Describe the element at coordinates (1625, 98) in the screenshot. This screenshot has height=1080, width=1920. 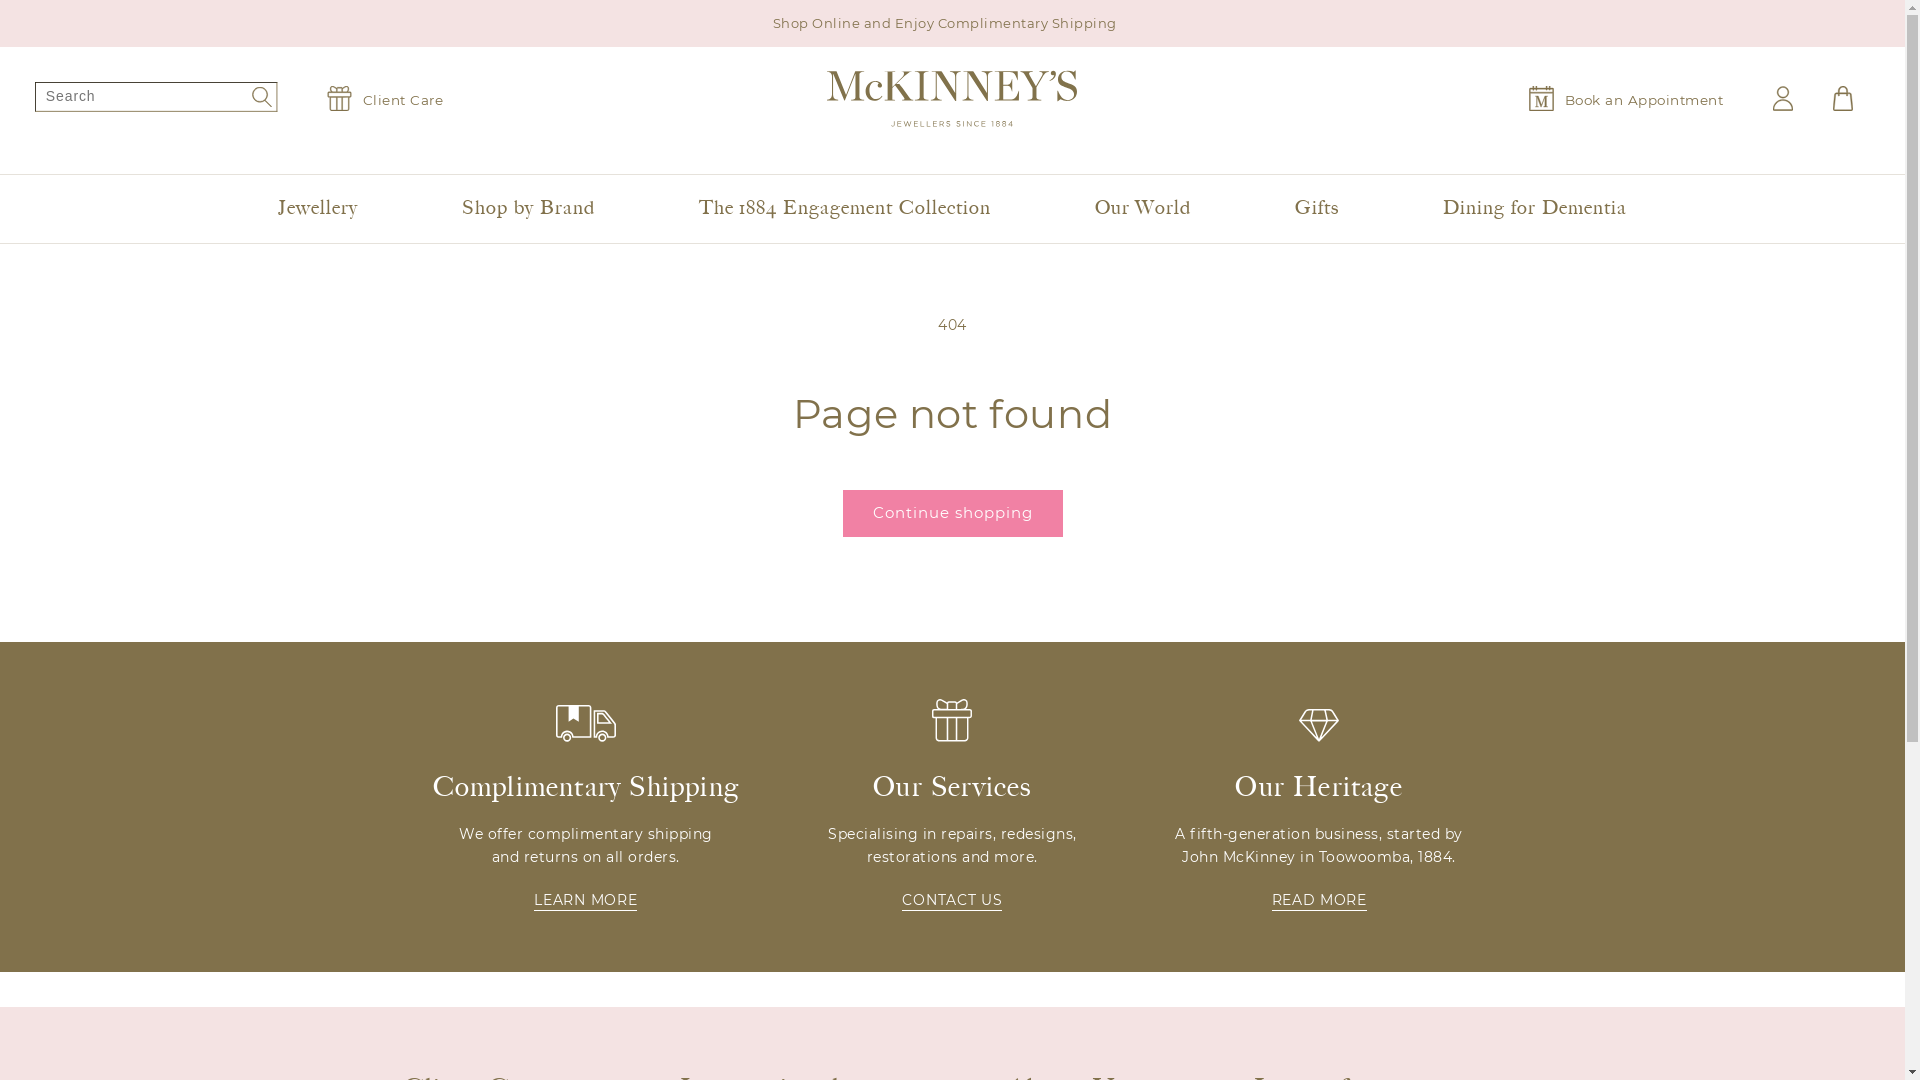
I see `'Book an Appointment'` at that location.